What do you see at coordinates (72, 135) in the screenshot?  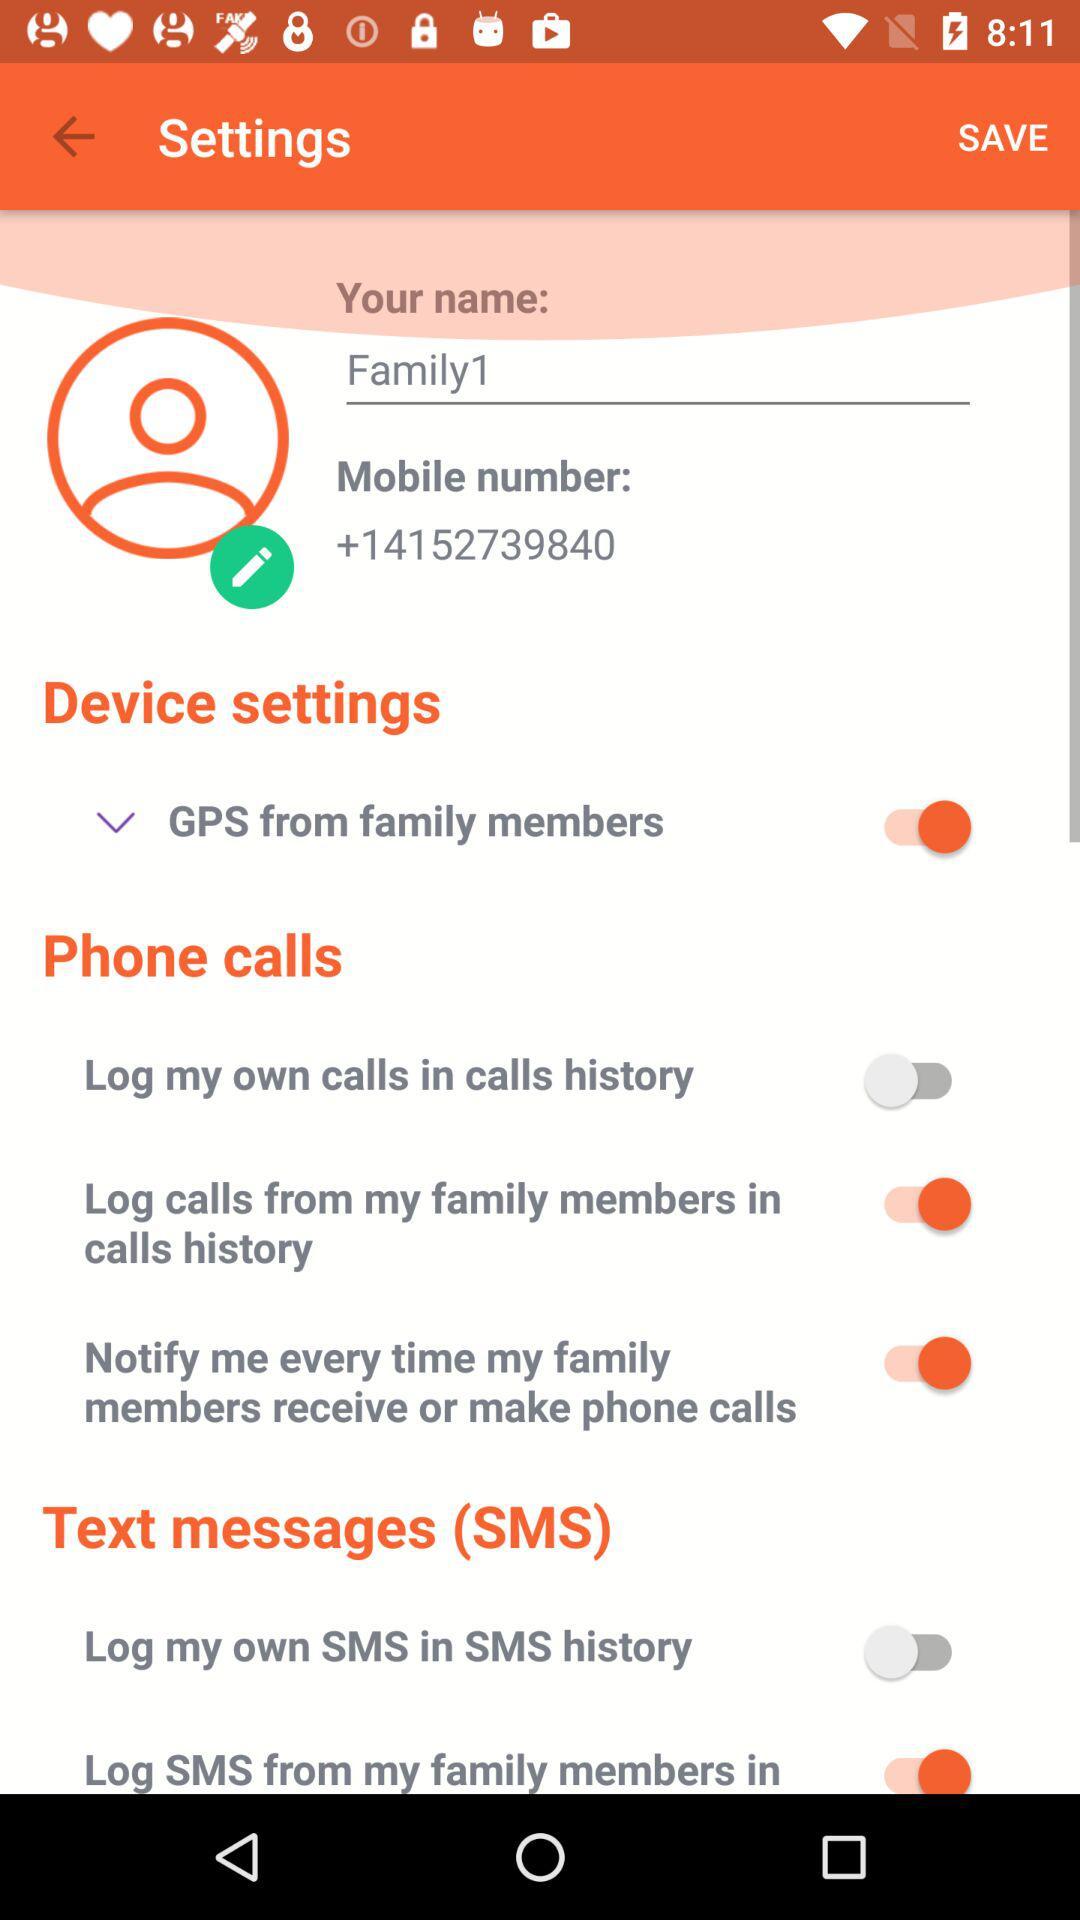 I see `the icon to the left of settings` at bounding box center [72, 135].